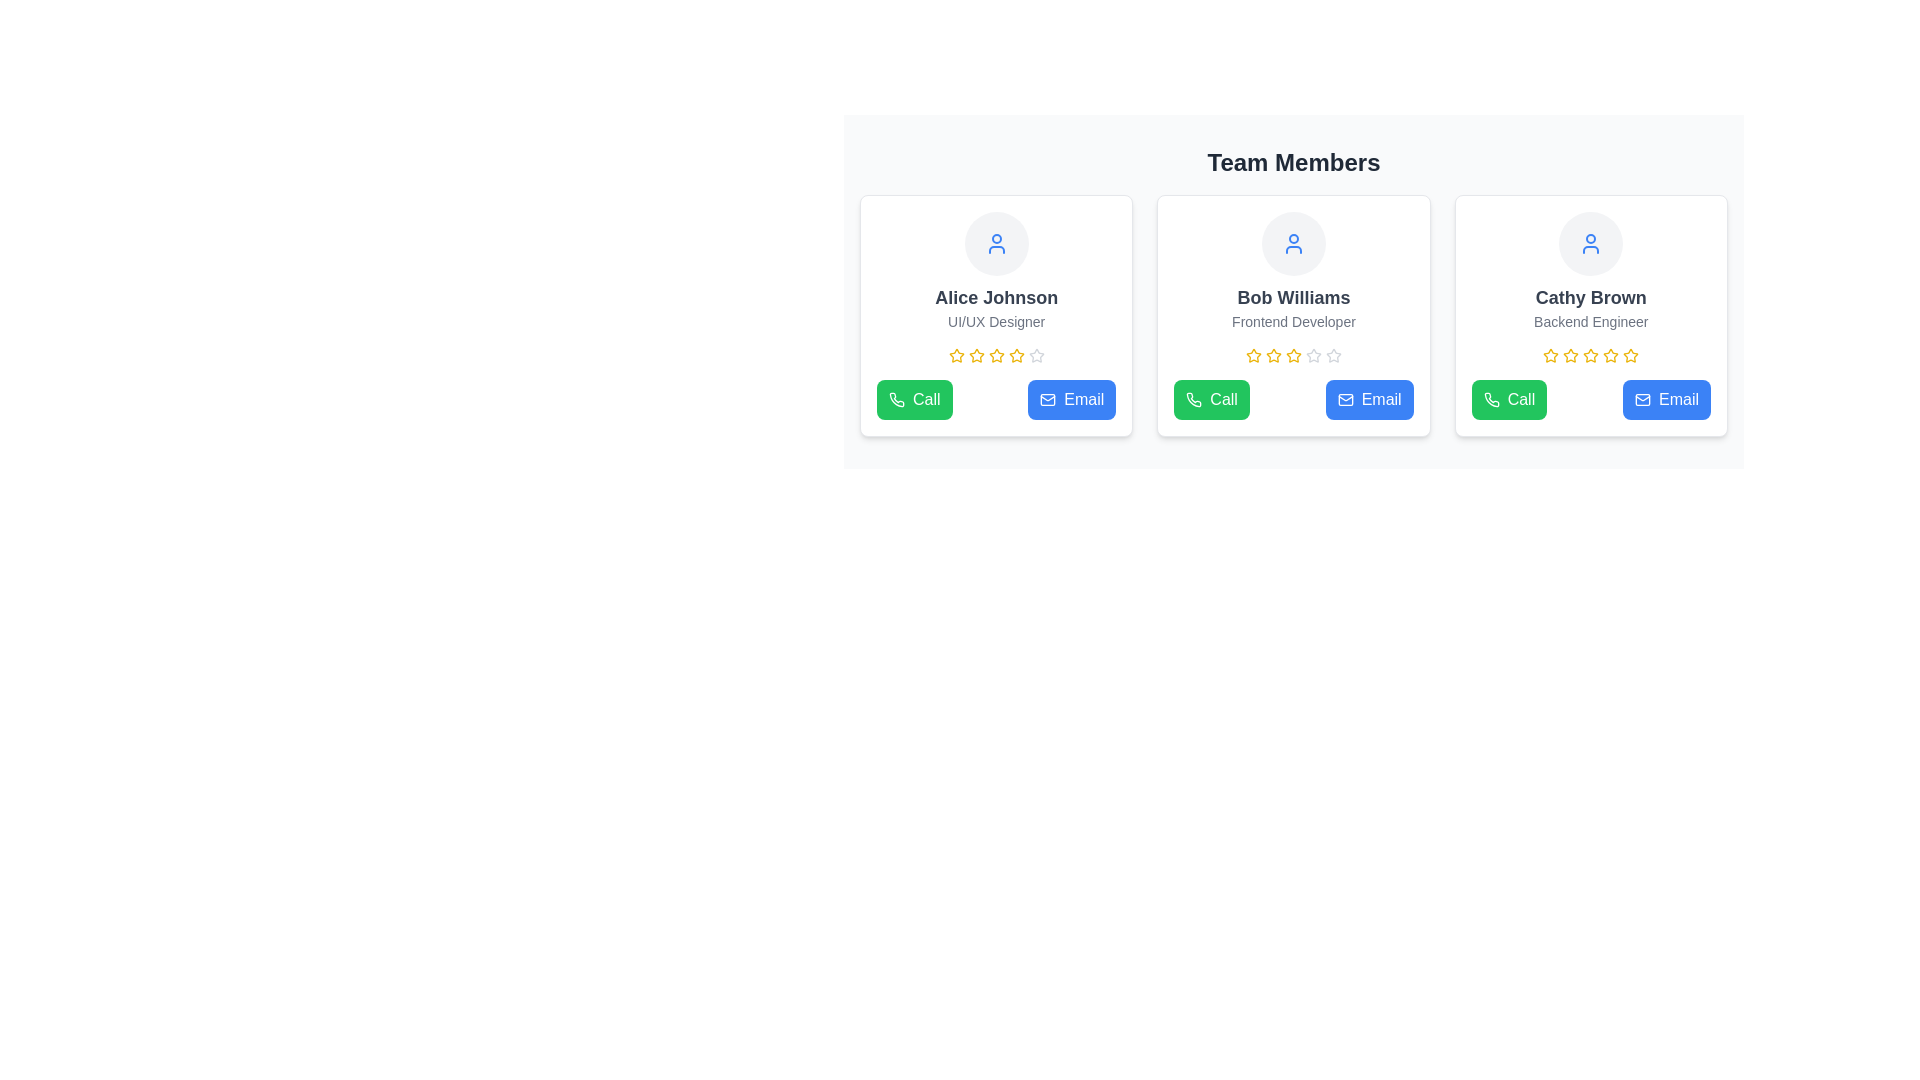 The width and height of the screenshot is (1920, 1080). I want to click on the phone icon representing the call functionality for Bob Williams, so click(1194, 400).